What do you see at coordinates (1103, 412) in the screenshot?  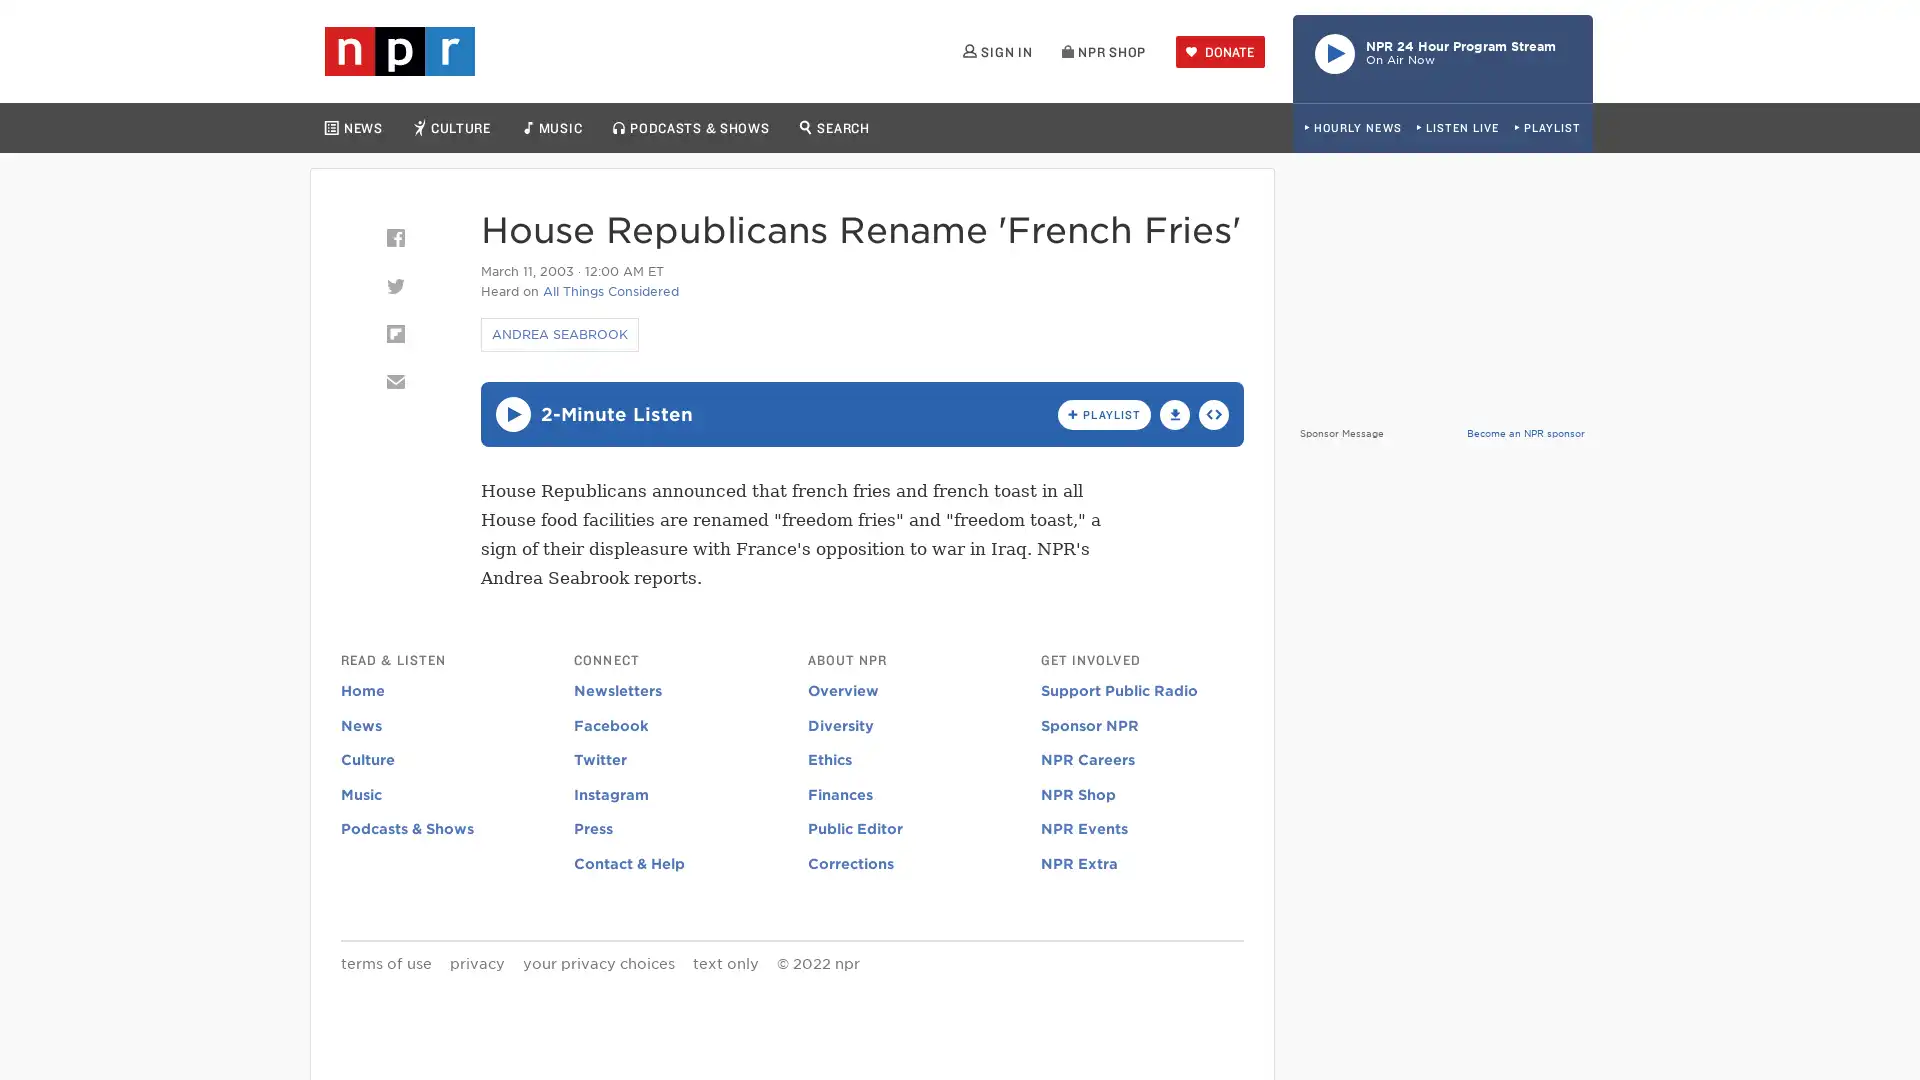 I see `Add to PLAYLIST` at bounding box center [1103, 412].